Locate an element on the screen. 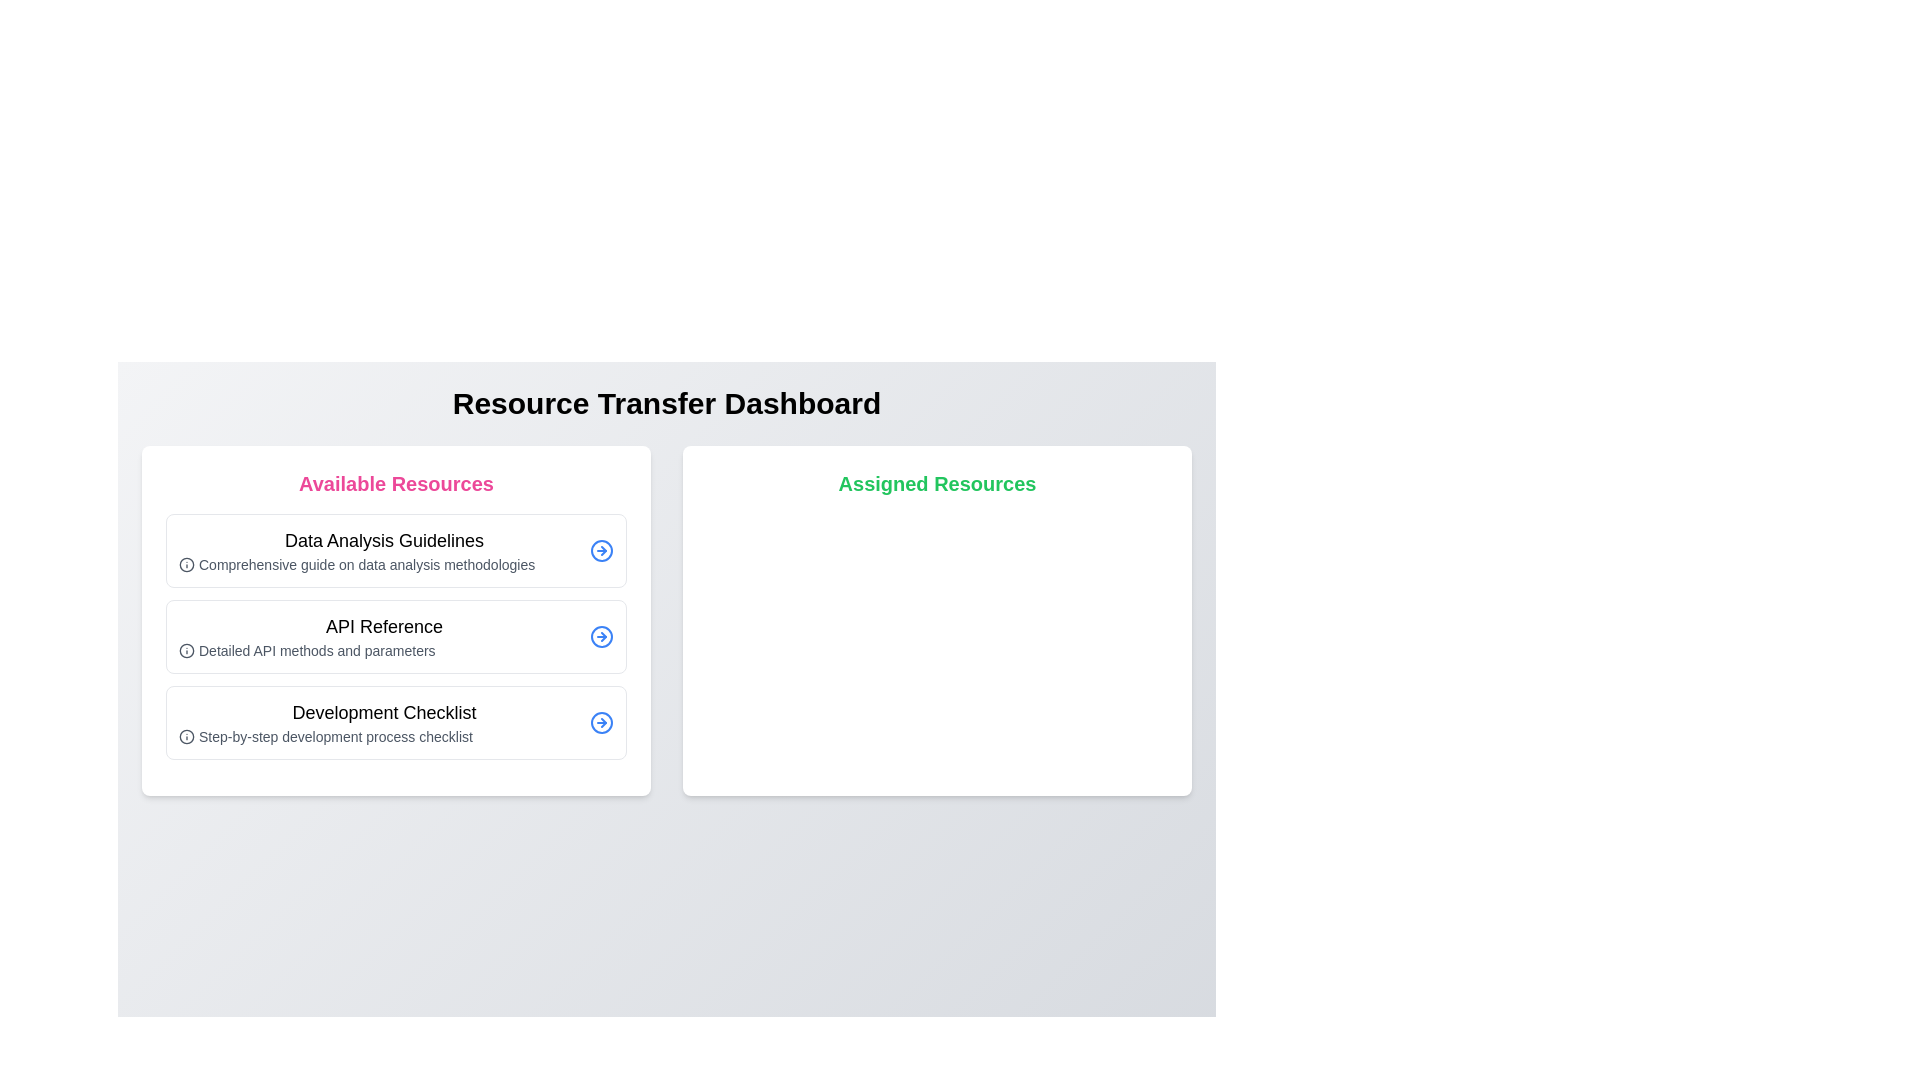  the title text element located in the top row of the list under 'Available Resources' in the 'Resource Transfer Dashboard' is located at coordinates (384, 540).